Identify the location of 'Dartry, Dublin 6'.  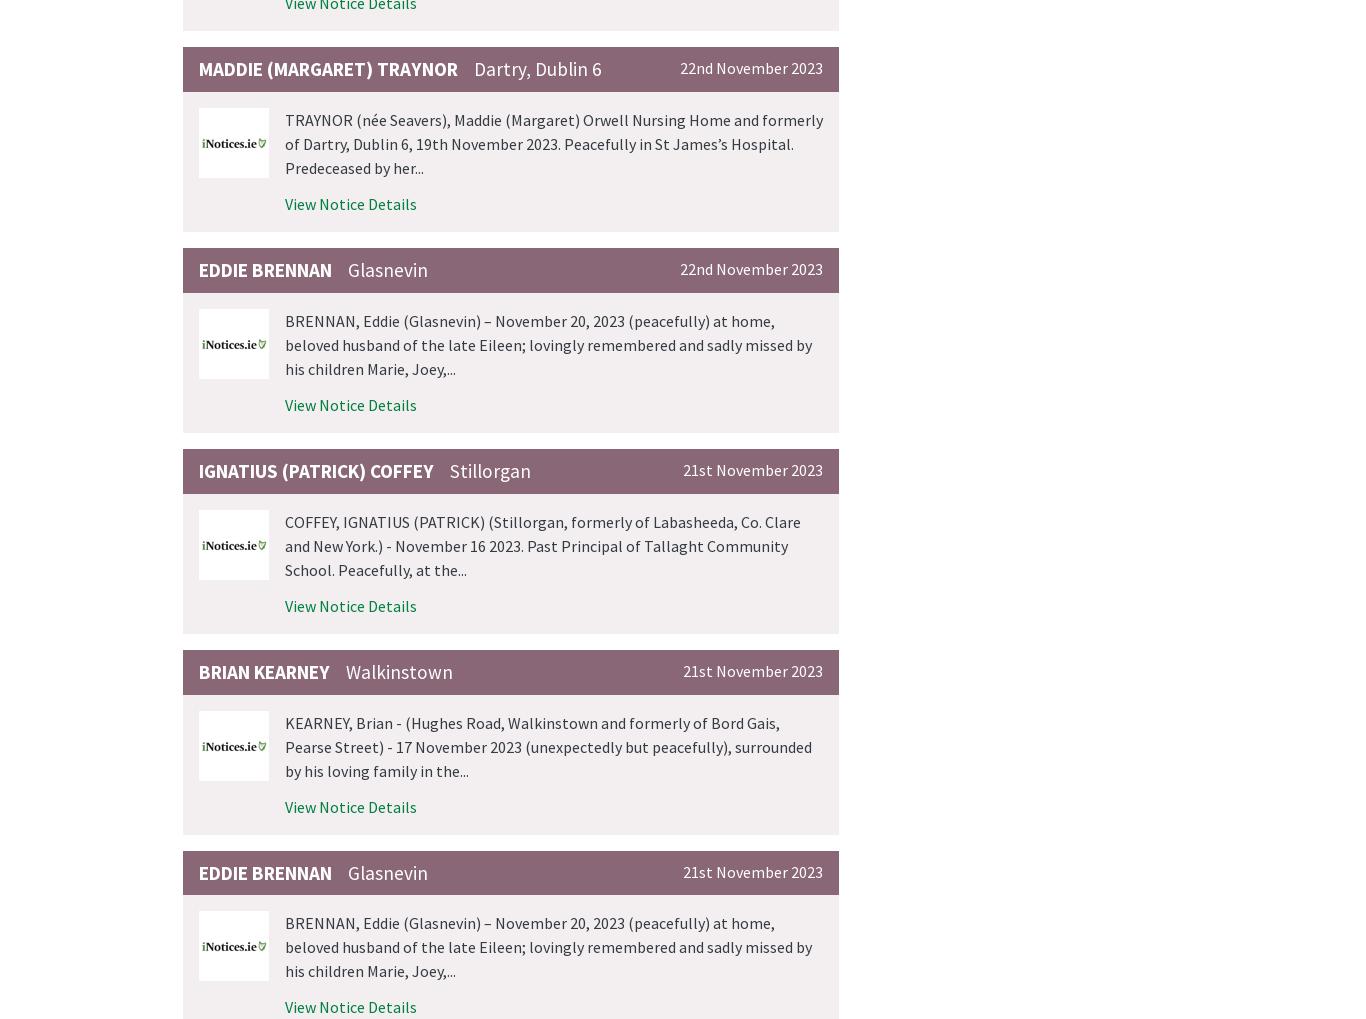
(538, 68).